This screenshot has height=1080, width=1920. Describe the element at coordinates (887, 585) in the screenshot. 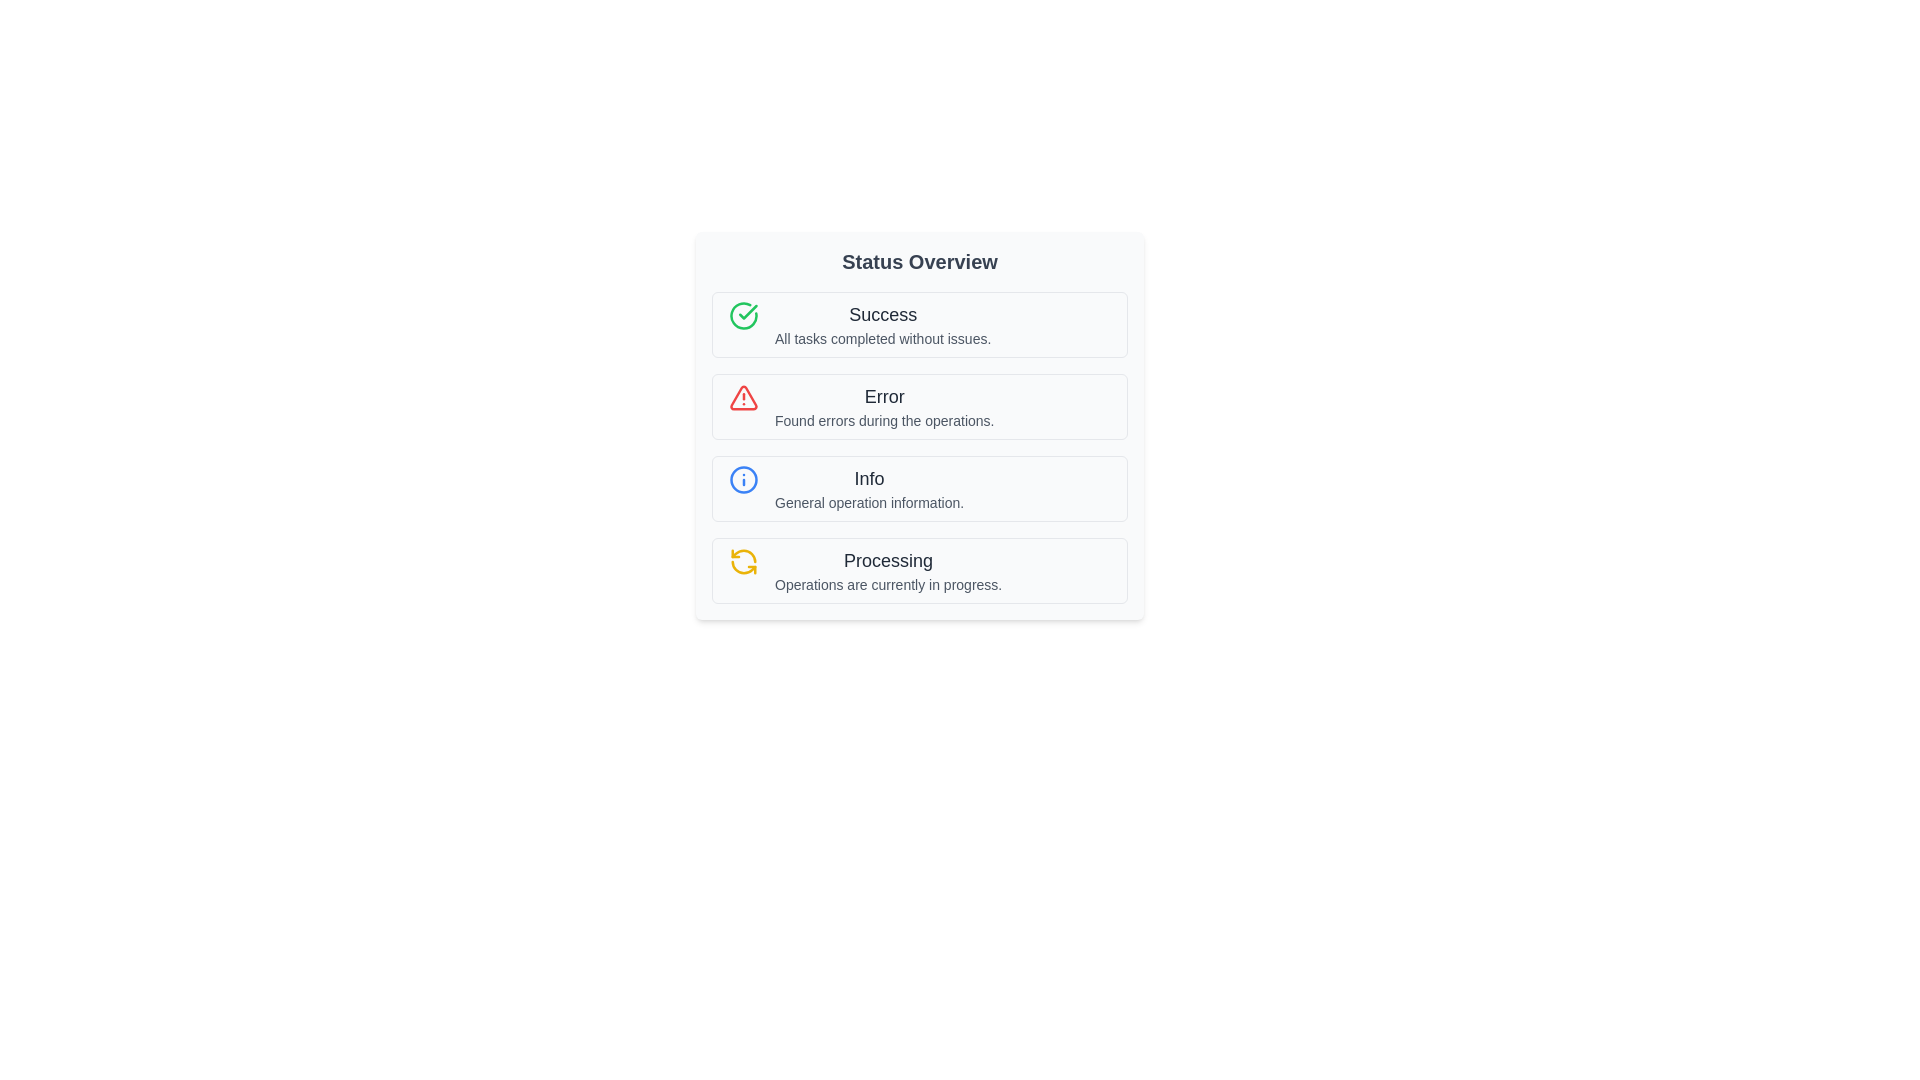

I see `the text description reading 'Operations are currently in progress,' which is styled in a small gray font and located below the bold 'Processing' label` at that location.